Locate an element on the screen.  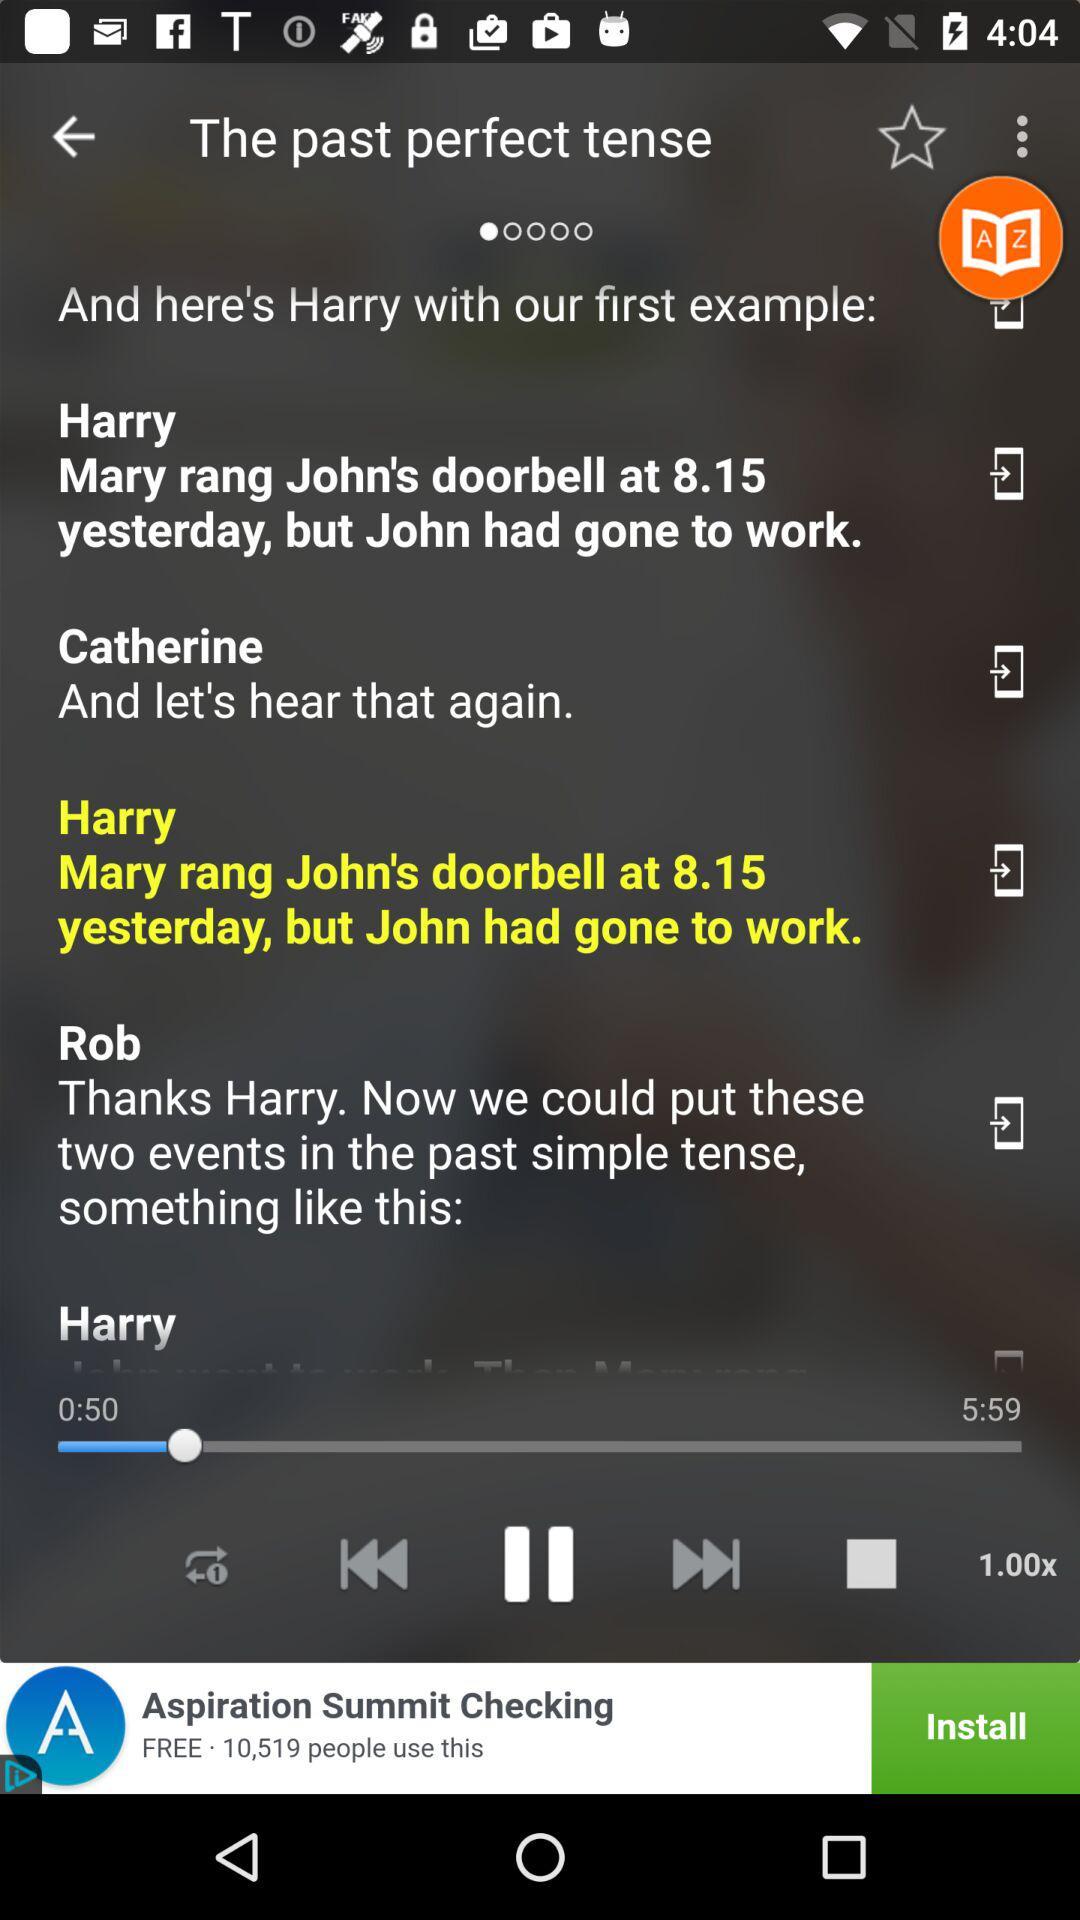
back is located at coordinates (373, 1562).